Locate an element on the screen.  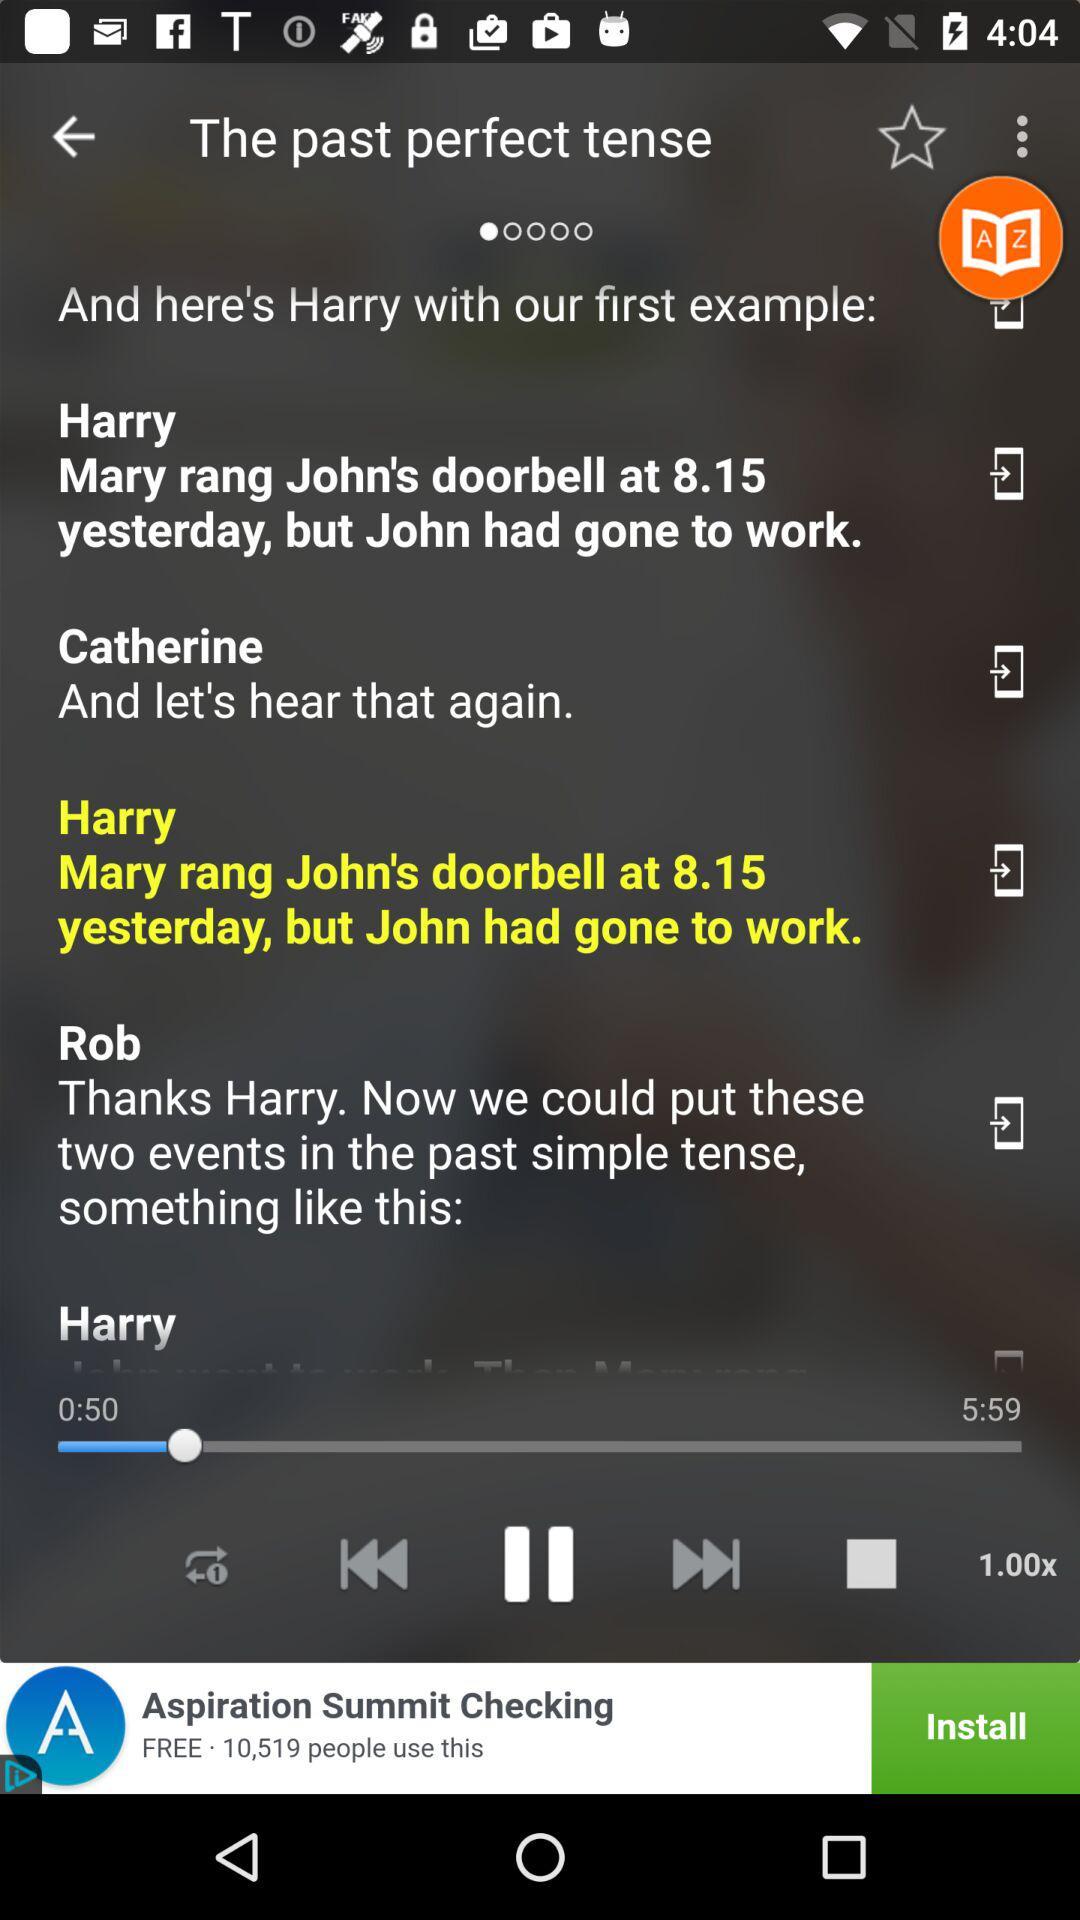
back is located at coordinates (373, 1562).